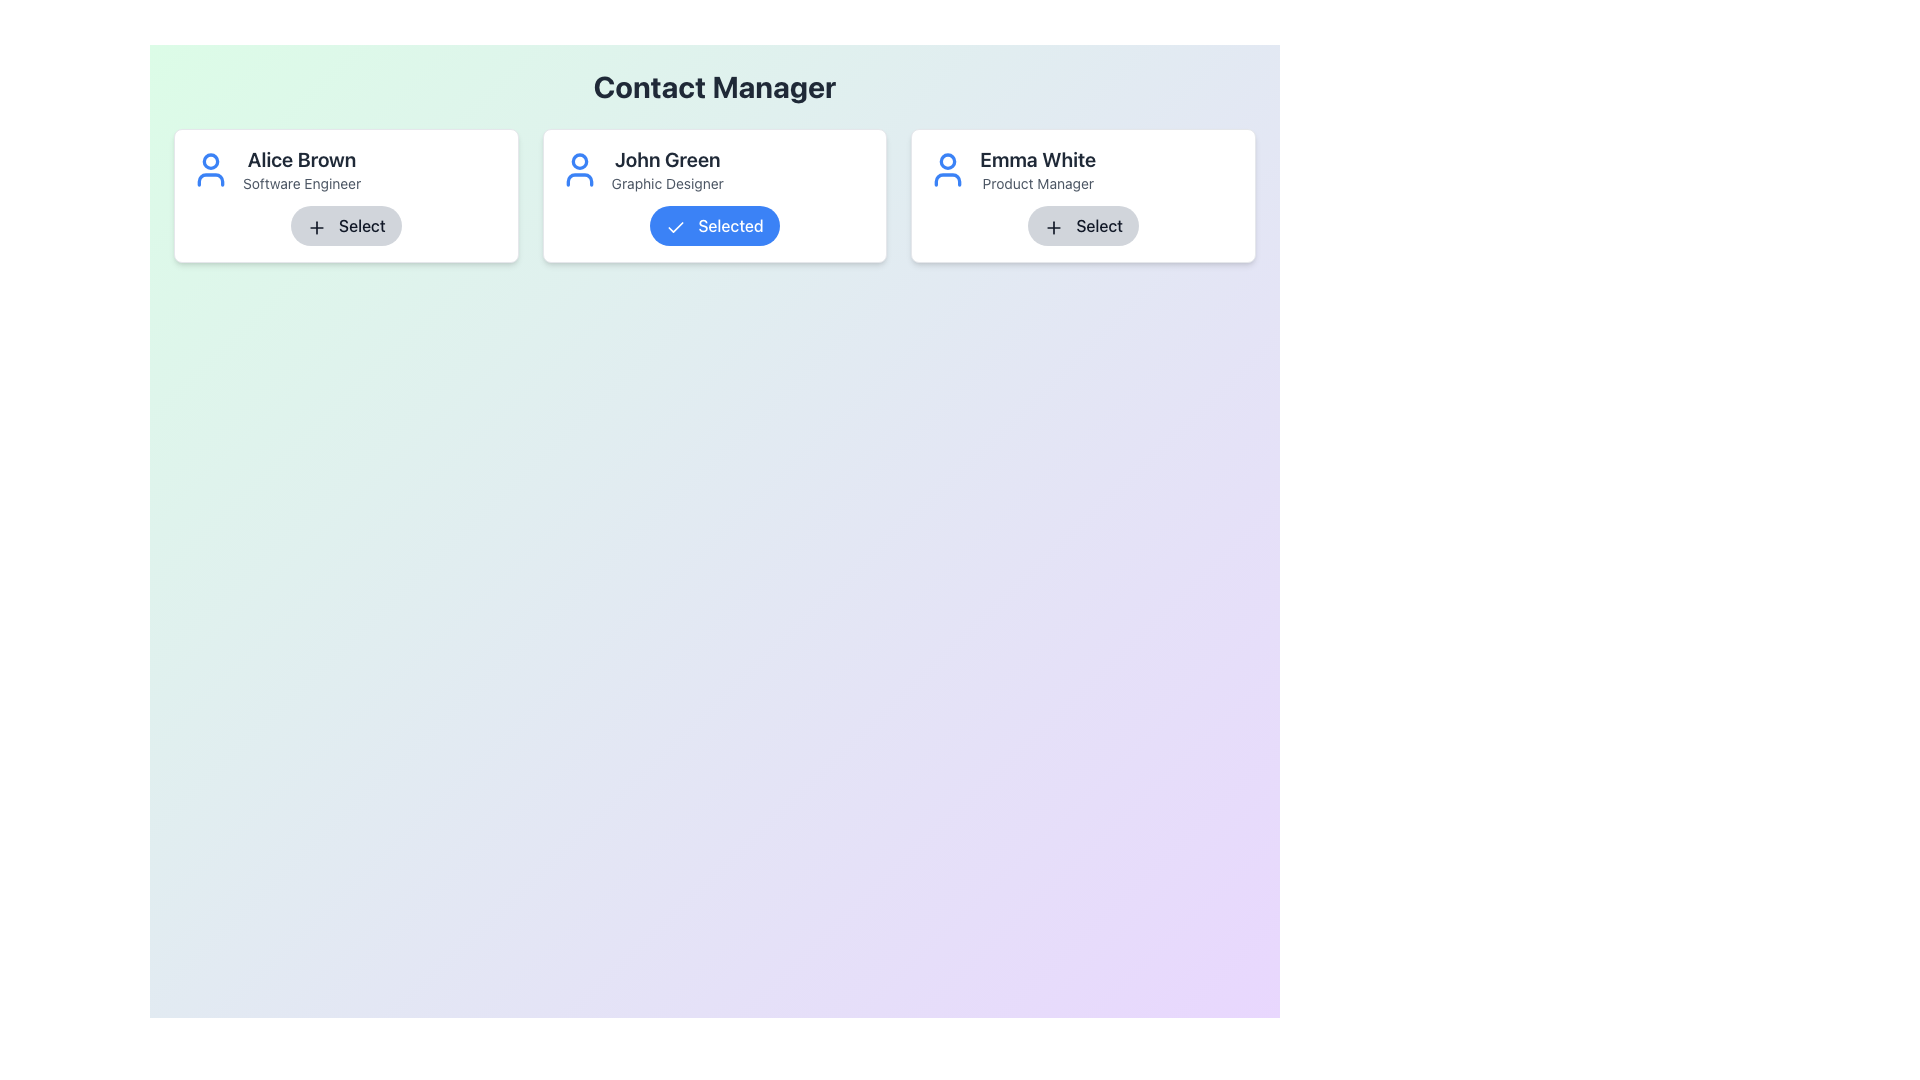  What do you see at coordinates (676, 226) in the screenshot?
I see `the checkmark icon within the 'Selected' button under John Green's contact card to indicate selection` at bounding box center [676, 226].